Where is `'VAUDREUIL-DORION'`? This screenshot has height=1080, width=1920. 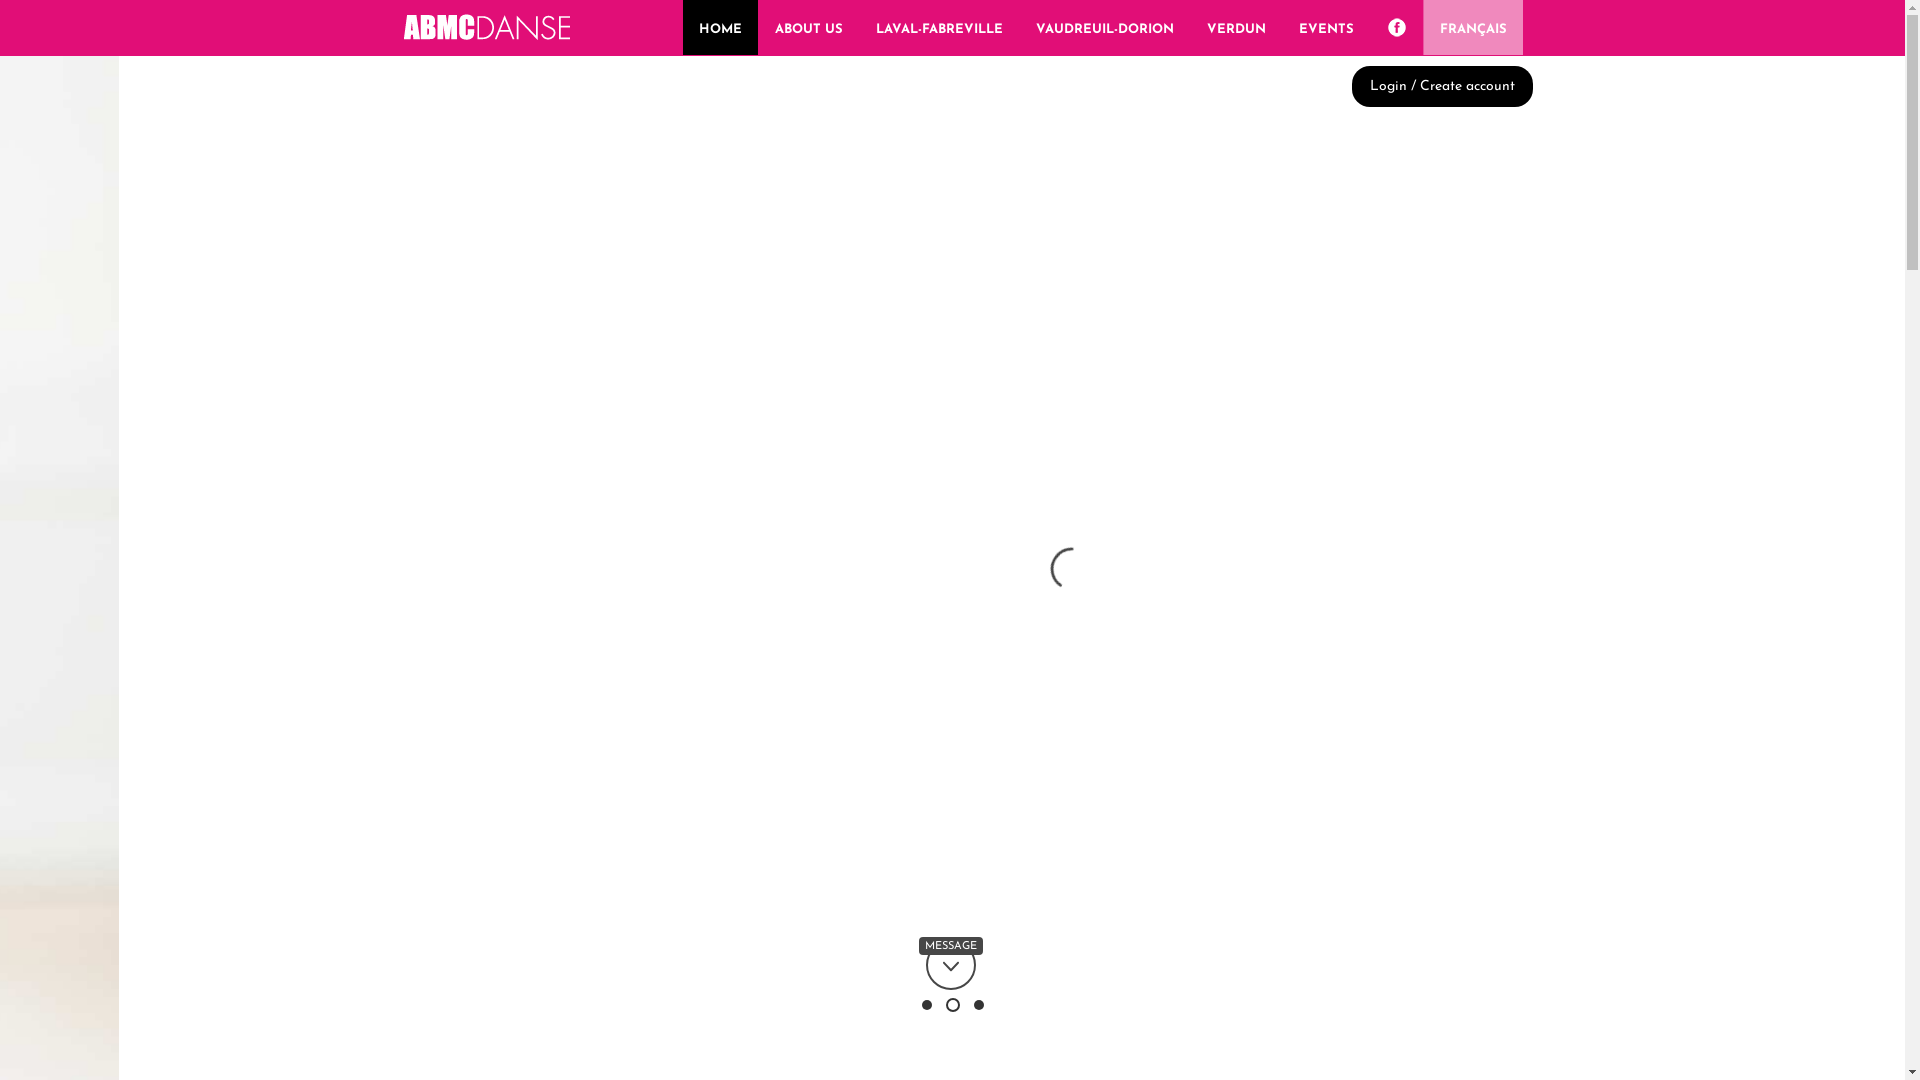
'VAUDREUIL-DORION' is located at coordinates (1103, 27).